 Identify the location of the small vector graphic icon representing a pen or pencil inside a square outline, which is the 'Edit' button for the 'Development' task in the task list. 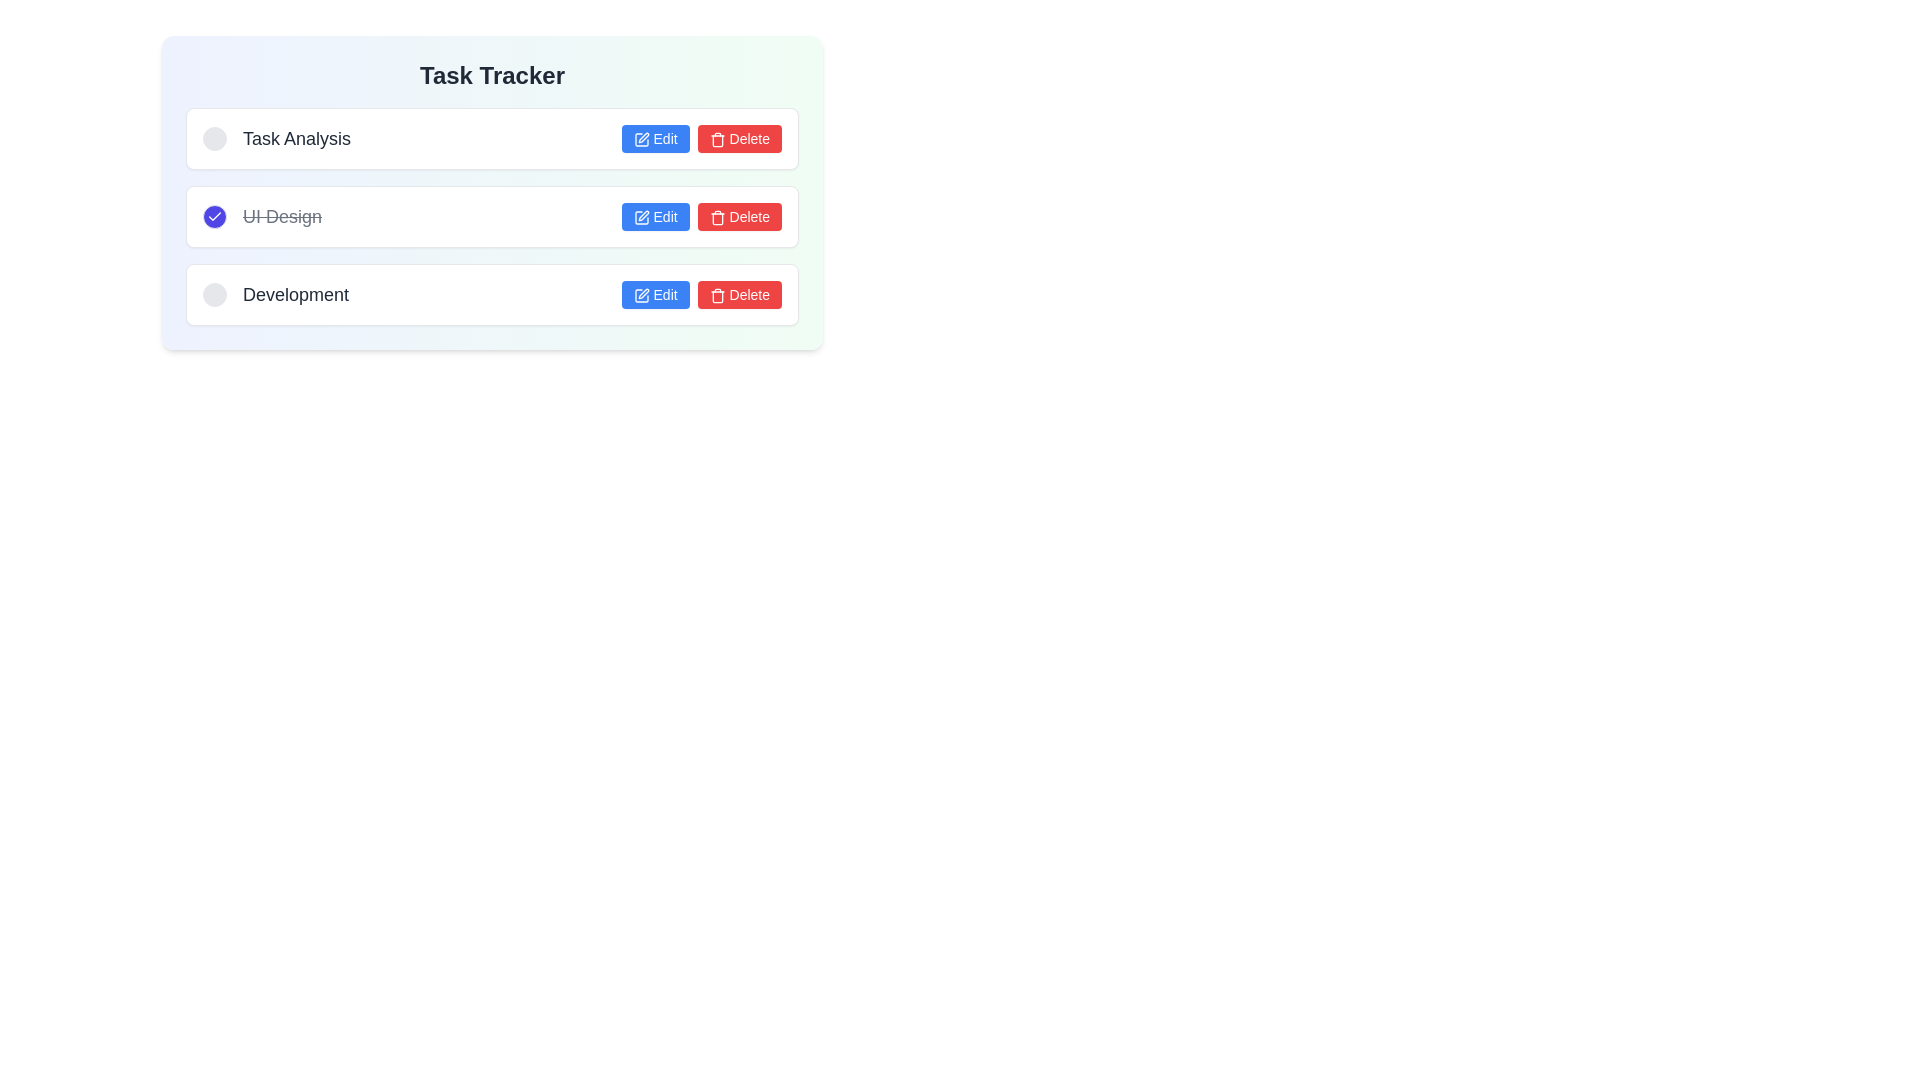
(643, 294).